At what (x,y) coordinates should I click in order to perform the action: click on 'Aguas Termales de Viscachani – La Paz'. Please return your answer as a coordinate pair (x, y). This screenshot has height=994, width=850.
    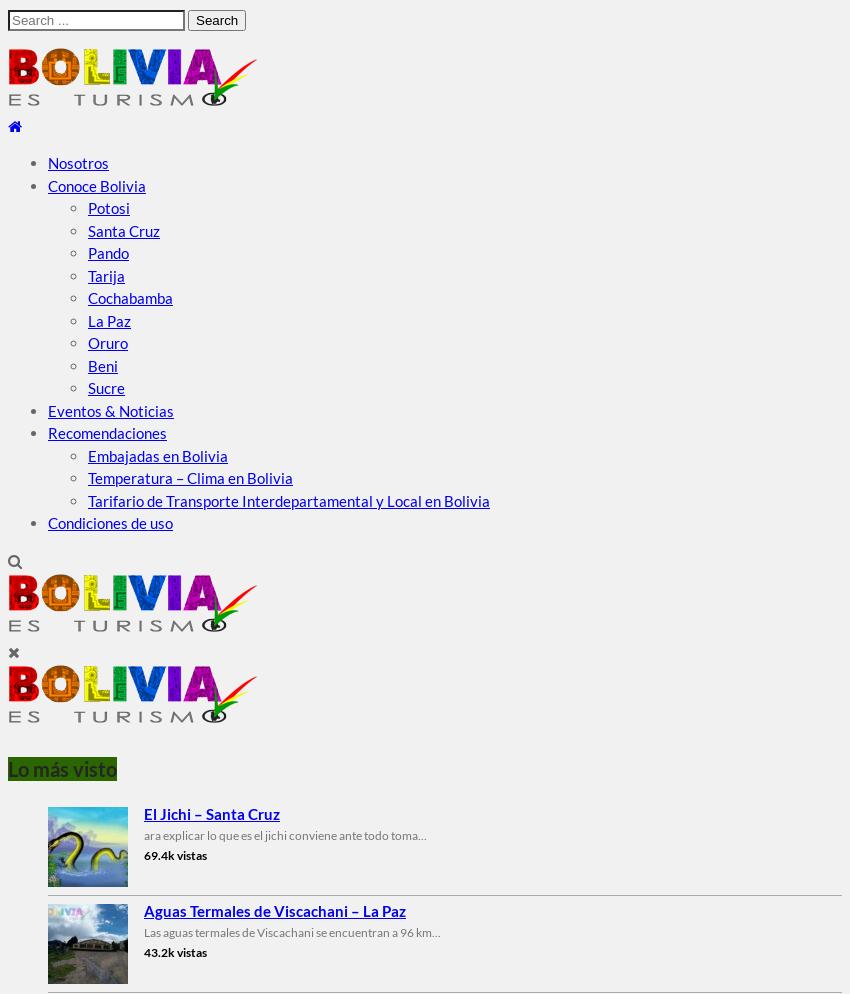
    Looking at the image, I should click on (273, 909).